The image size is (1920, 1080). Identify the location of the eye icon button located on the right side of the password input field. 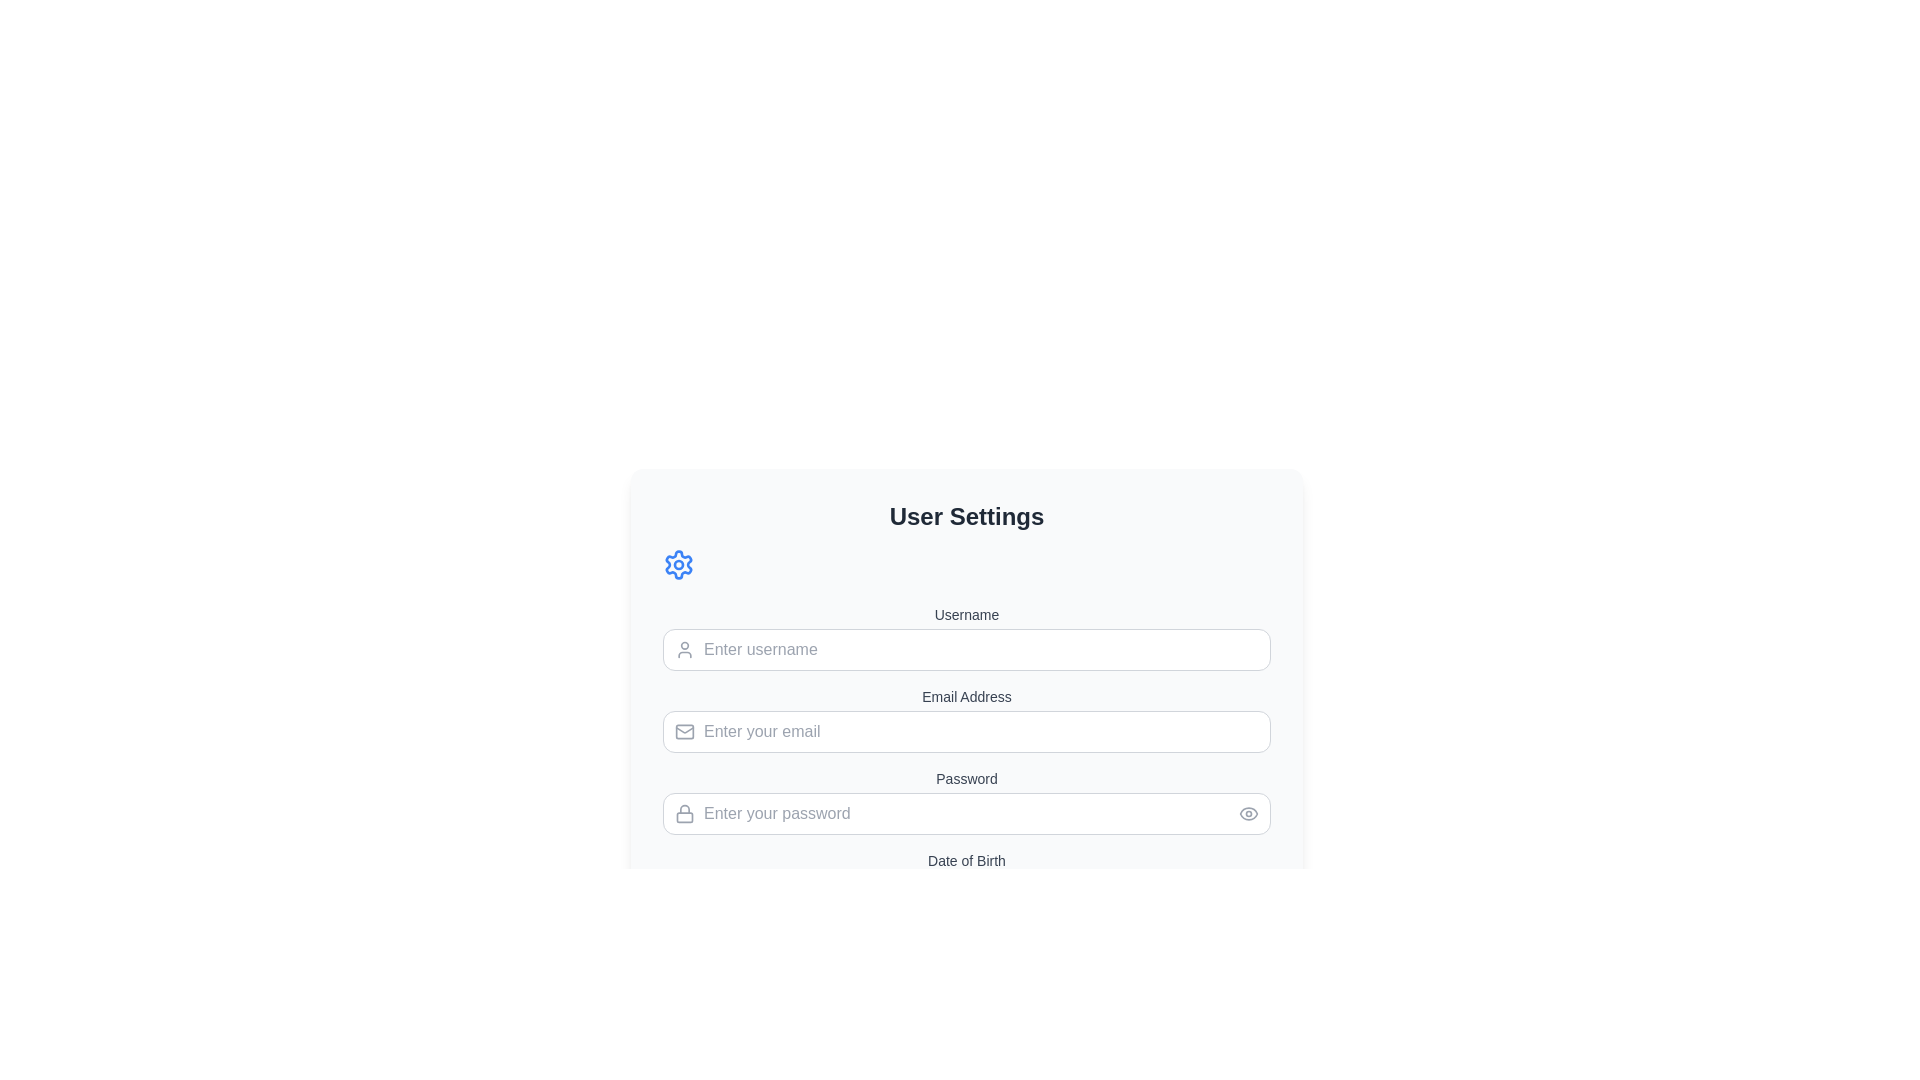
(1247, 813).